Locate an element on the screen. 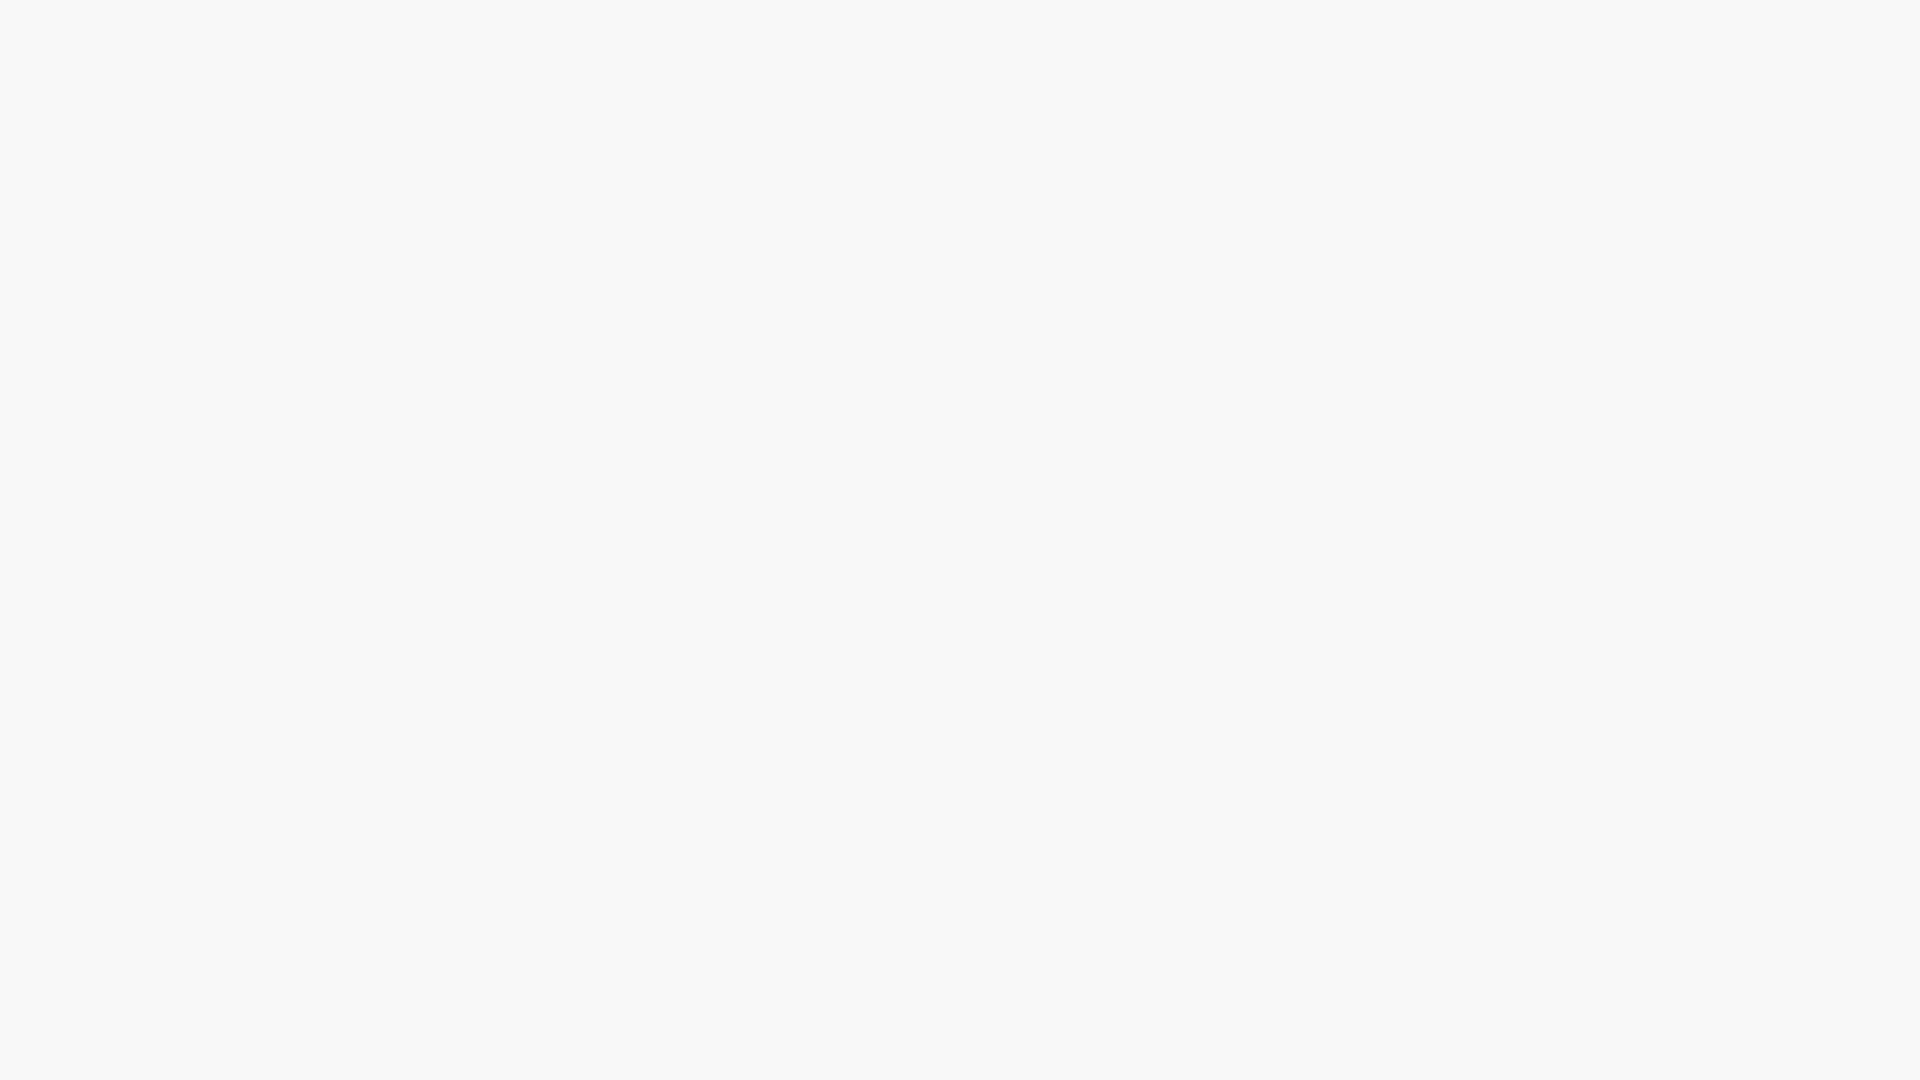 This screenshot has width=1920, height=1080. Botao Compartilhar is located at coordinates (1540, 990).